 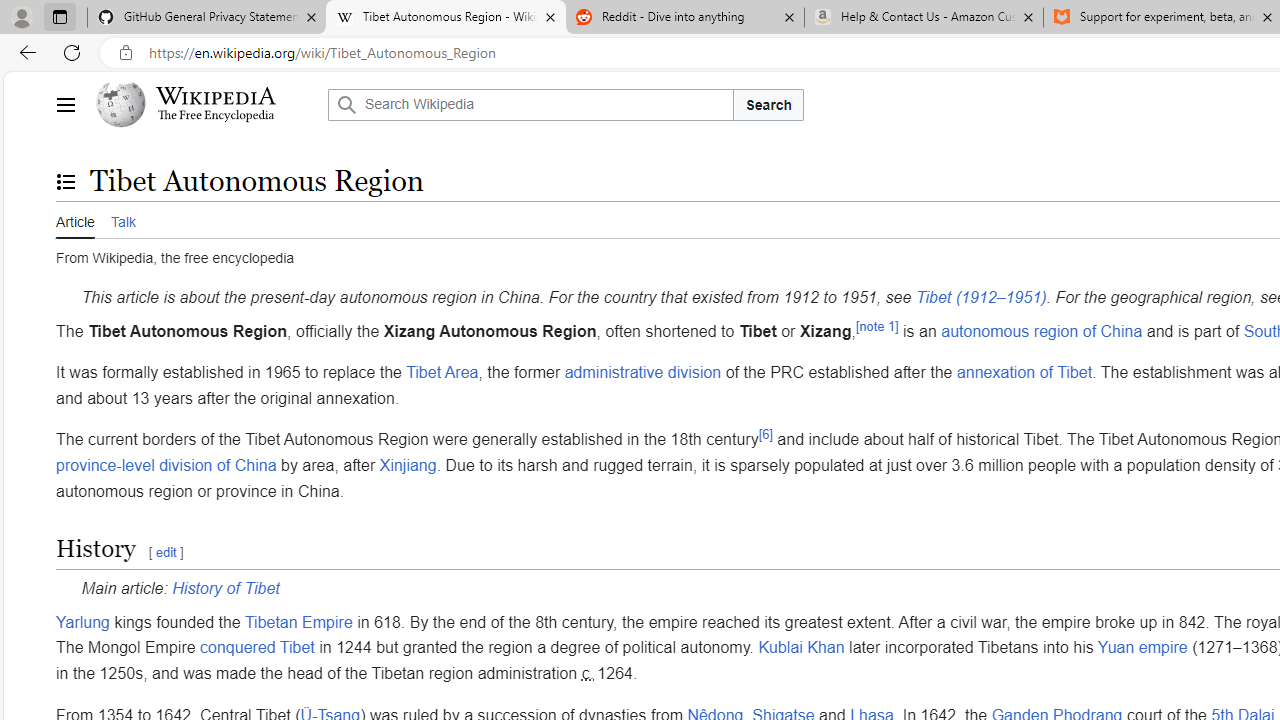 I want to click on 'Help & Contact Us - Amazon Customer Service - Sleeping', so click(x=923, y=17).